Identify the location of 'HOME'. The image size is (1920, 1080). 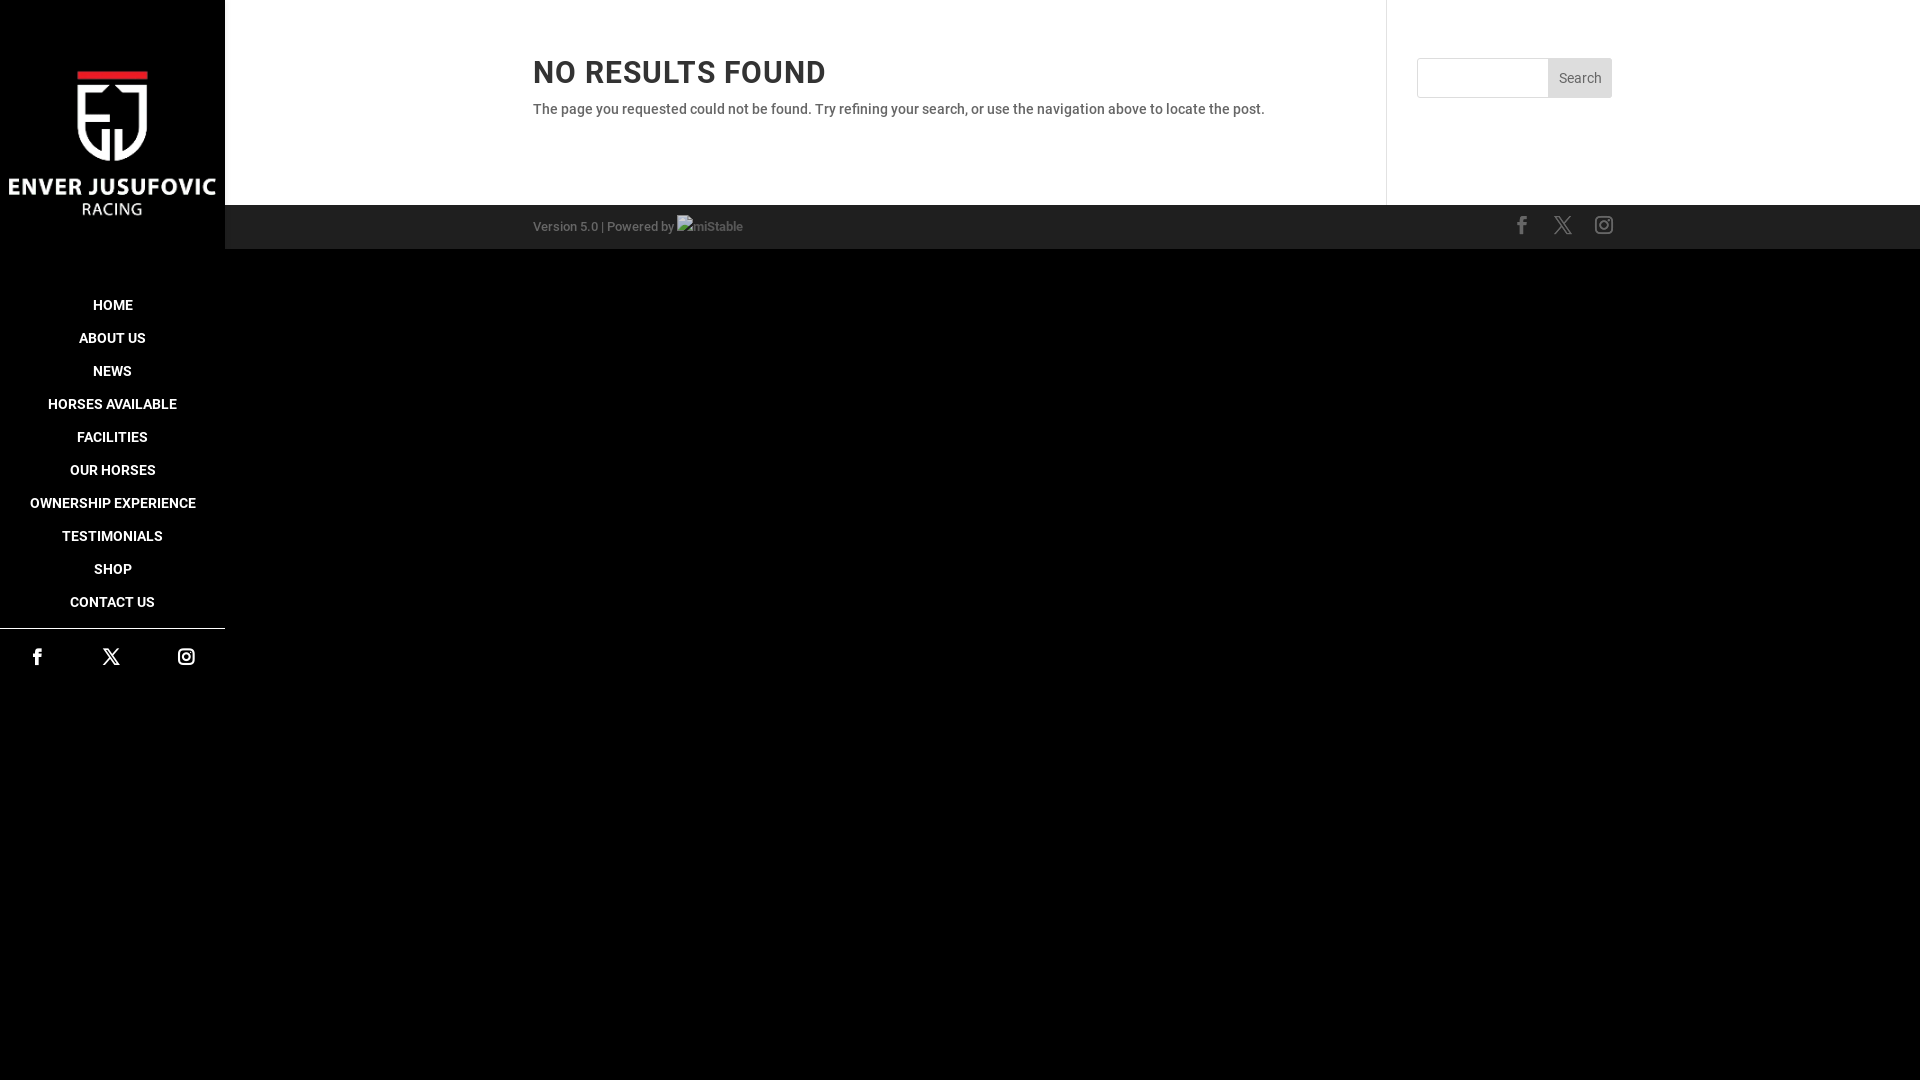
(111, 314).